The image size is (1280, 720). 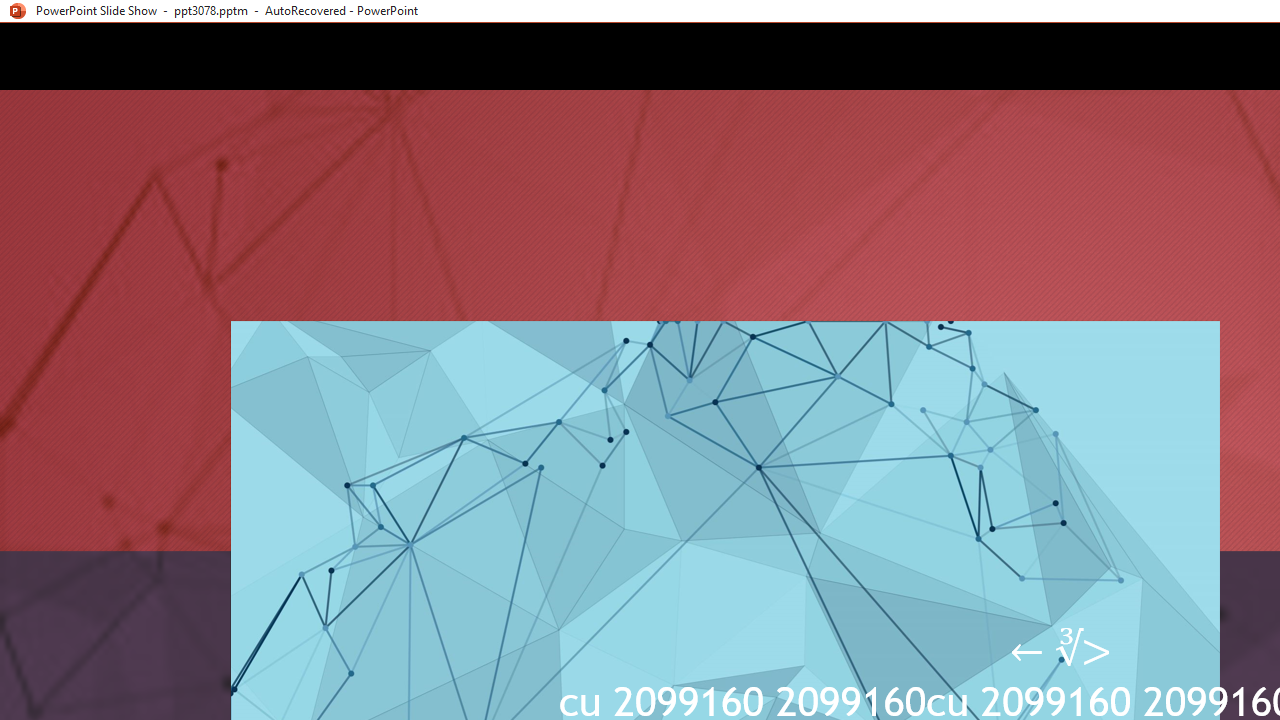 What do you see at coordinates (10, 11) in the screenshot?
I see `'System'` at bounding box center [10, 11].